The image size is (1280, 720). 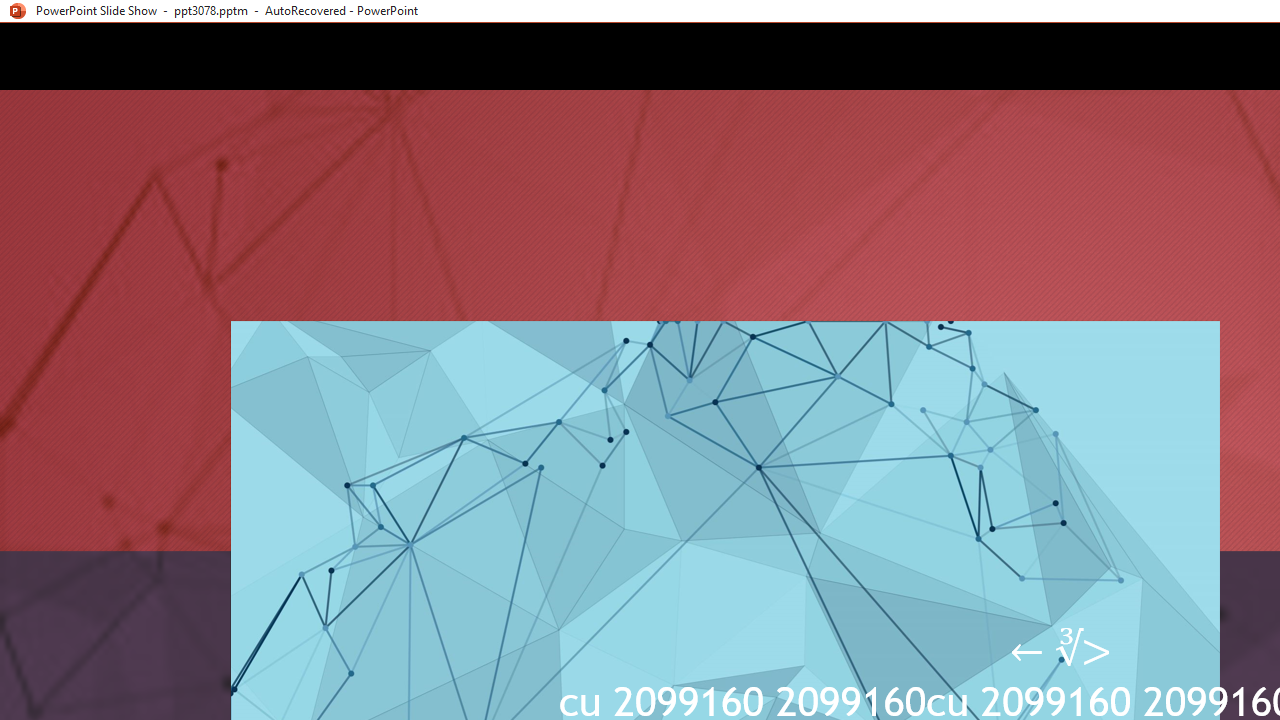 What do you see at coordinates (10, 11) in the screenshot?
I see `'System'` at bounding box center [10, 11].